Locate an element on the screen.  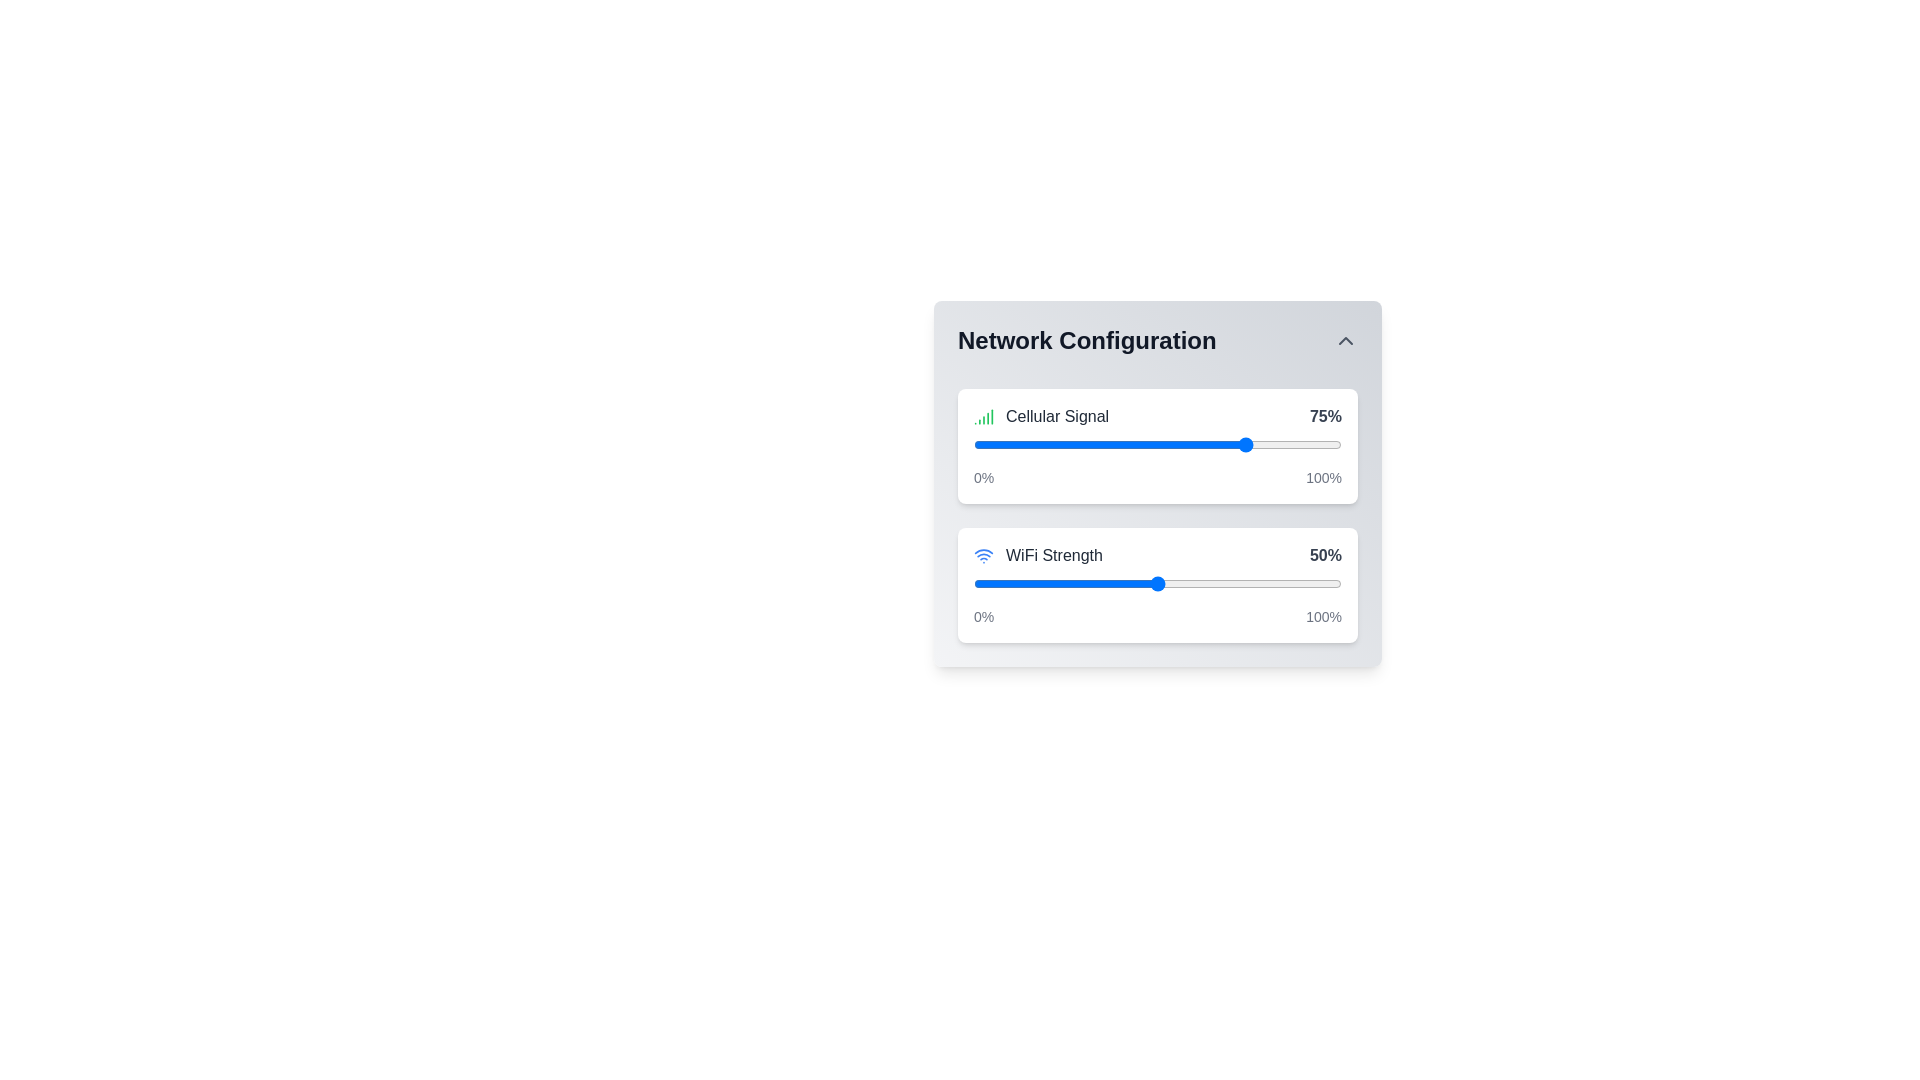
the Textual Indicator that displays the minimum (0%) and maximum (100%) values for the associated WiFi Strength slider, located directly below the slider component is located at coordinates (1157, 616).